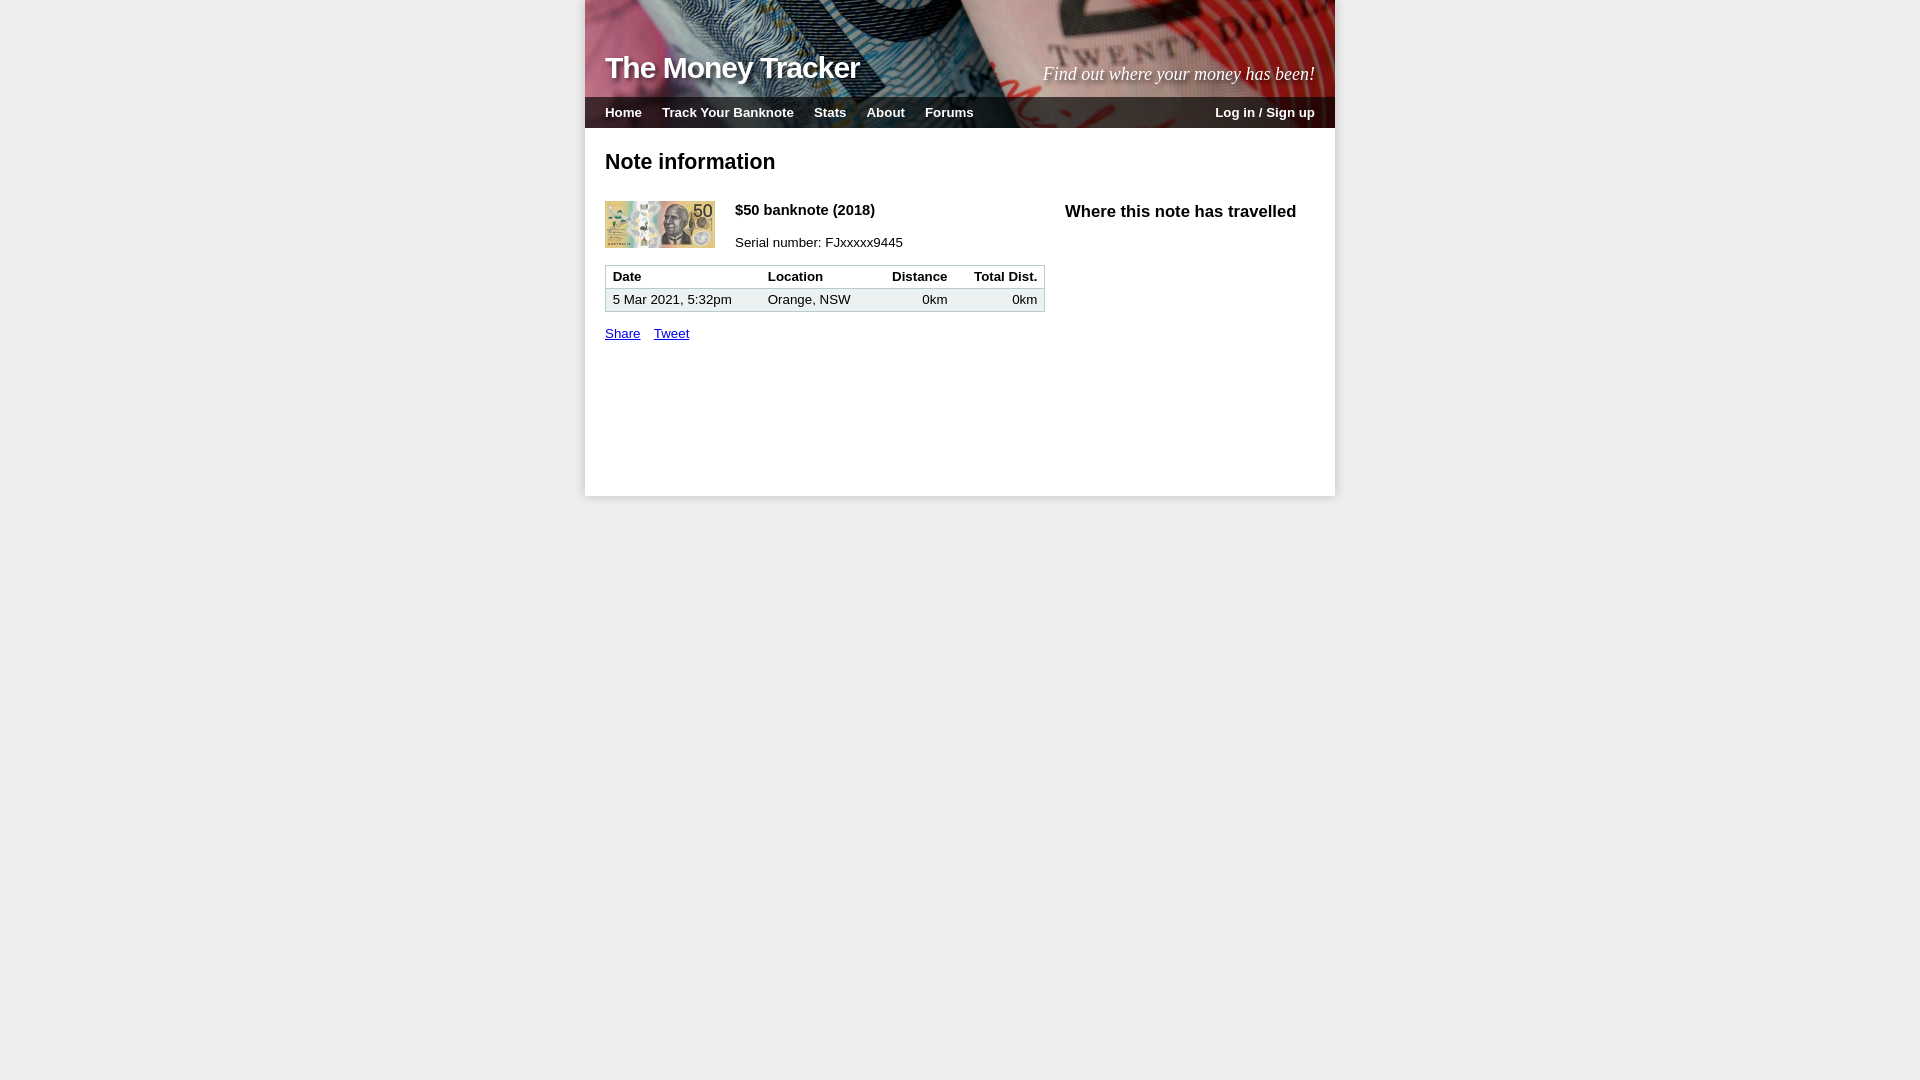 This screenshot has height=1080, width=1920. What do you see at coordinates (830, 112) in the screenshot?
I see `'Stats'` at bounding box center [830, 112].